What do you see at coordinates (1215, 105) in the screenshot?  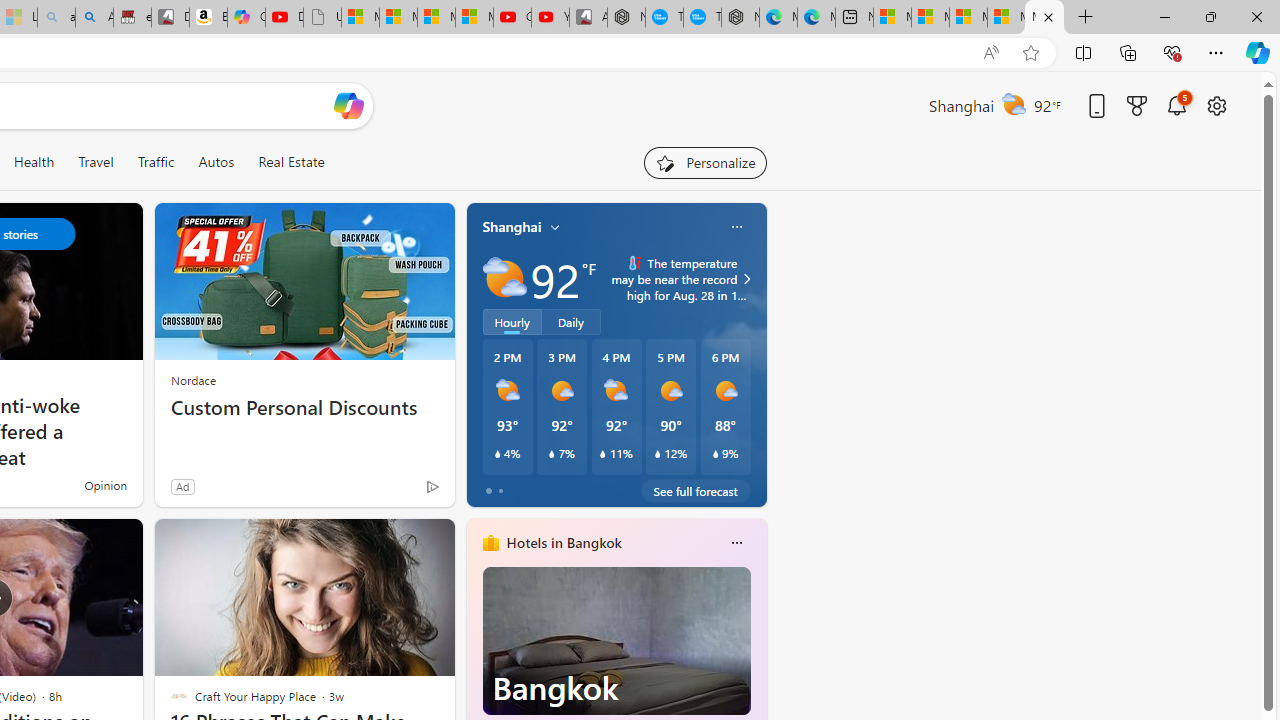 I see `'Open settings'` at bounding box center [1215, 105].